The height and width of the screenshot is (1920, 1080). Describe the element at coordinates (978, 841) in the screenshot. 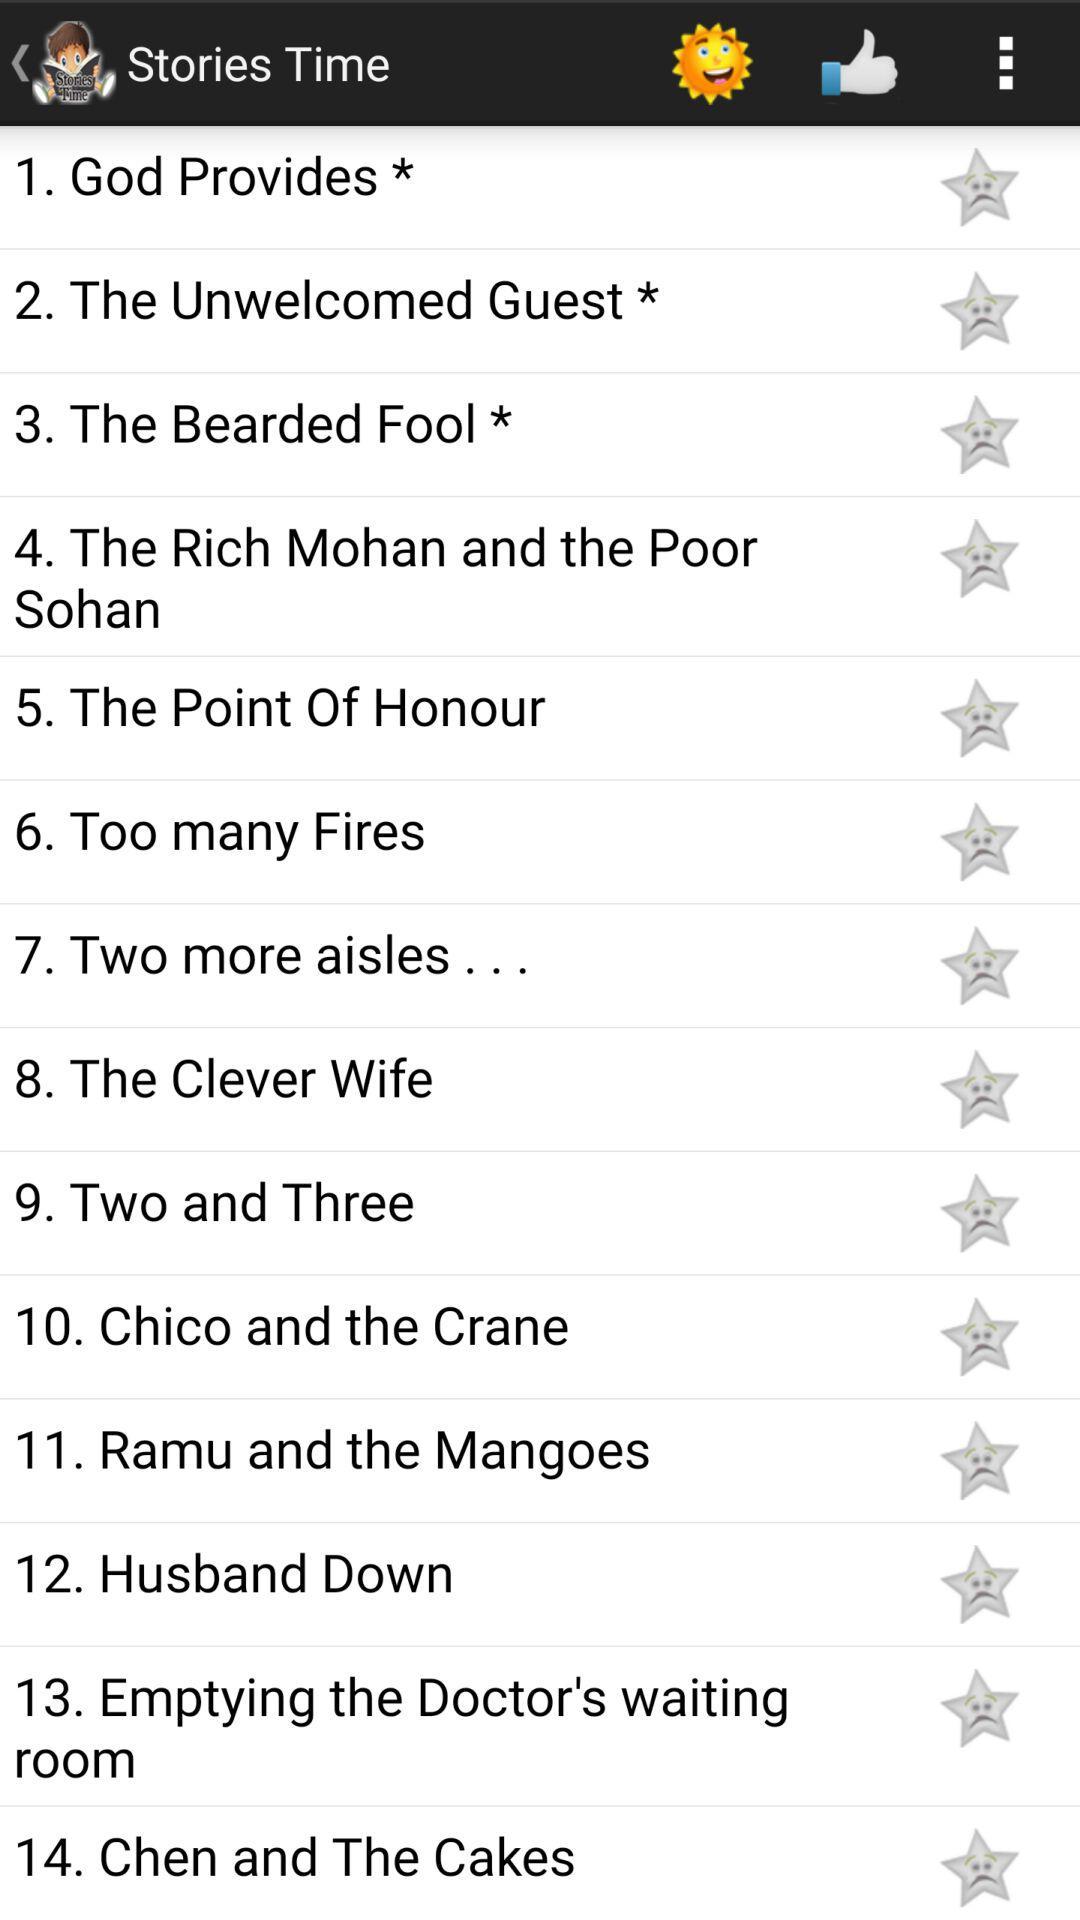

I see `favorite` at that location.